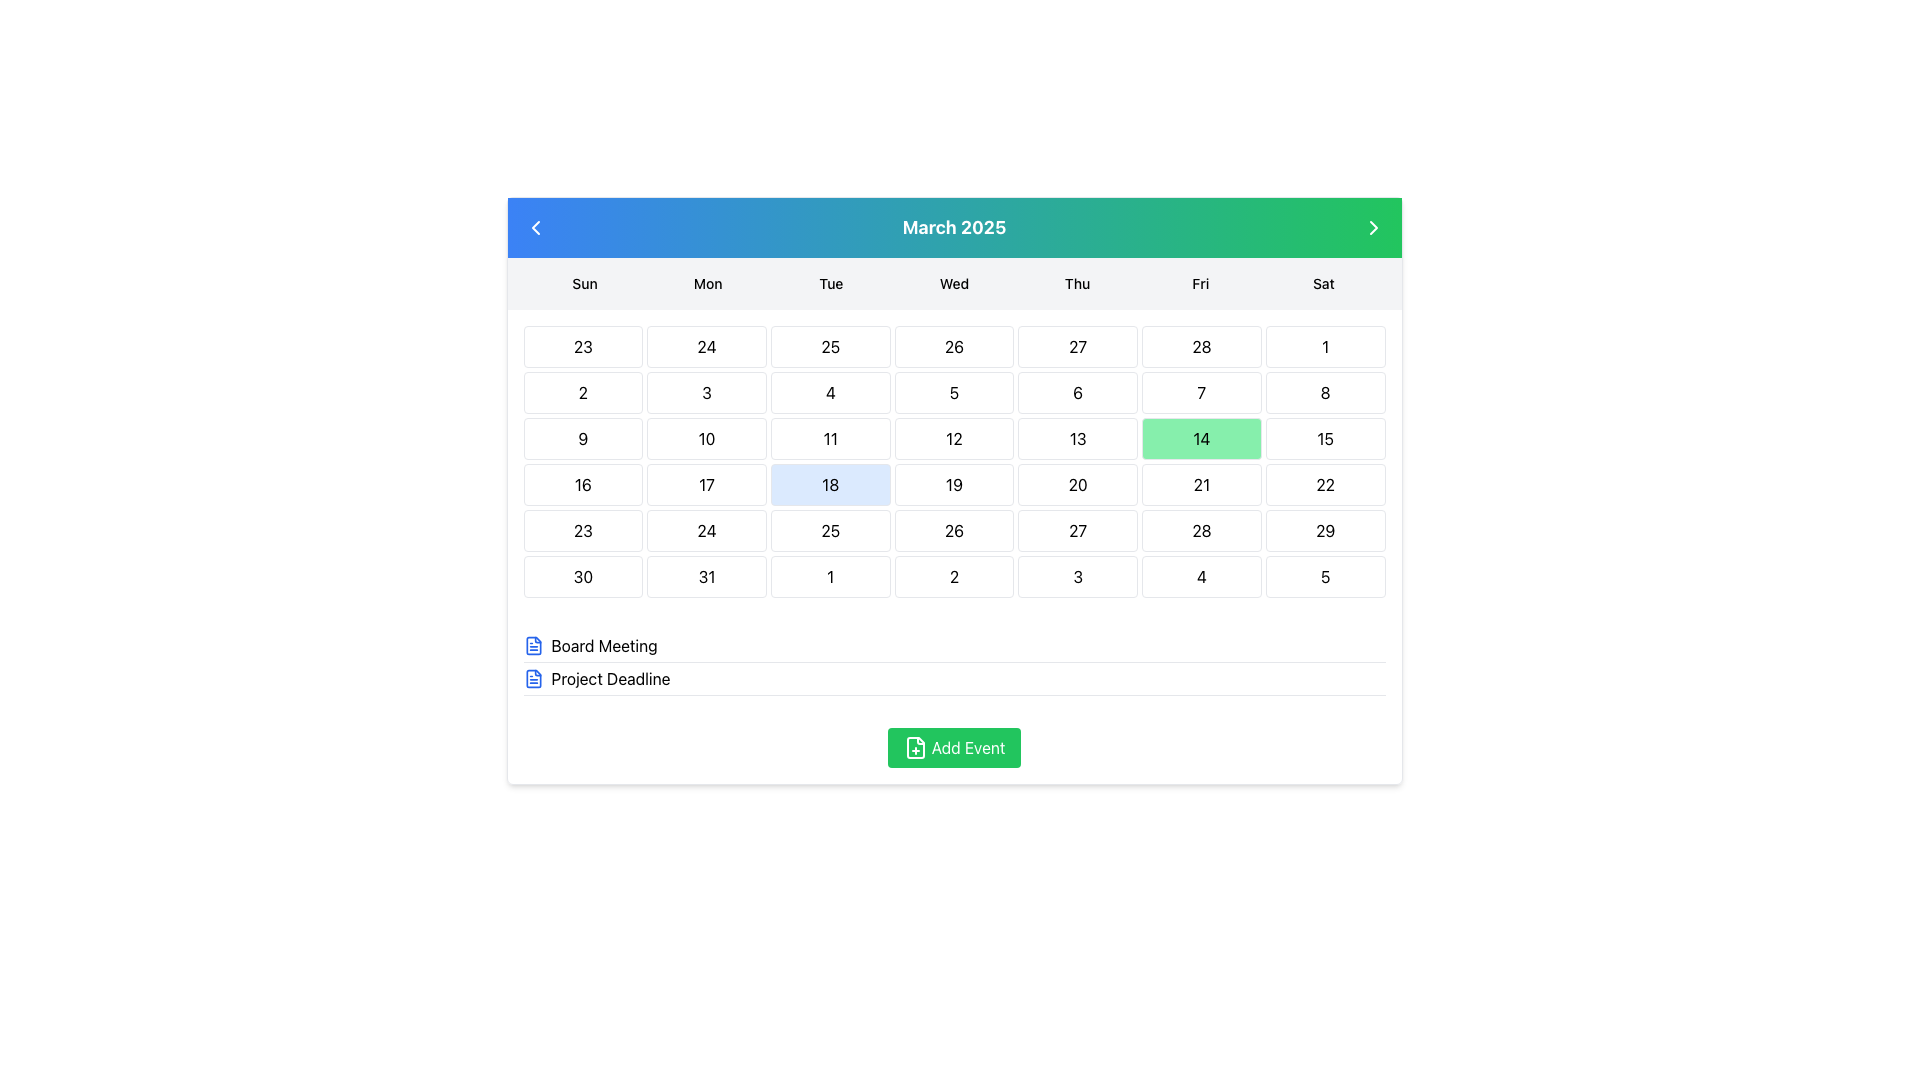  Describe the element at coordinates (1077, 485) in the screenshot. I see `the calendar date cell representing Thursday in the fifth row and fourth column of the March 2025 calendar` at that location.